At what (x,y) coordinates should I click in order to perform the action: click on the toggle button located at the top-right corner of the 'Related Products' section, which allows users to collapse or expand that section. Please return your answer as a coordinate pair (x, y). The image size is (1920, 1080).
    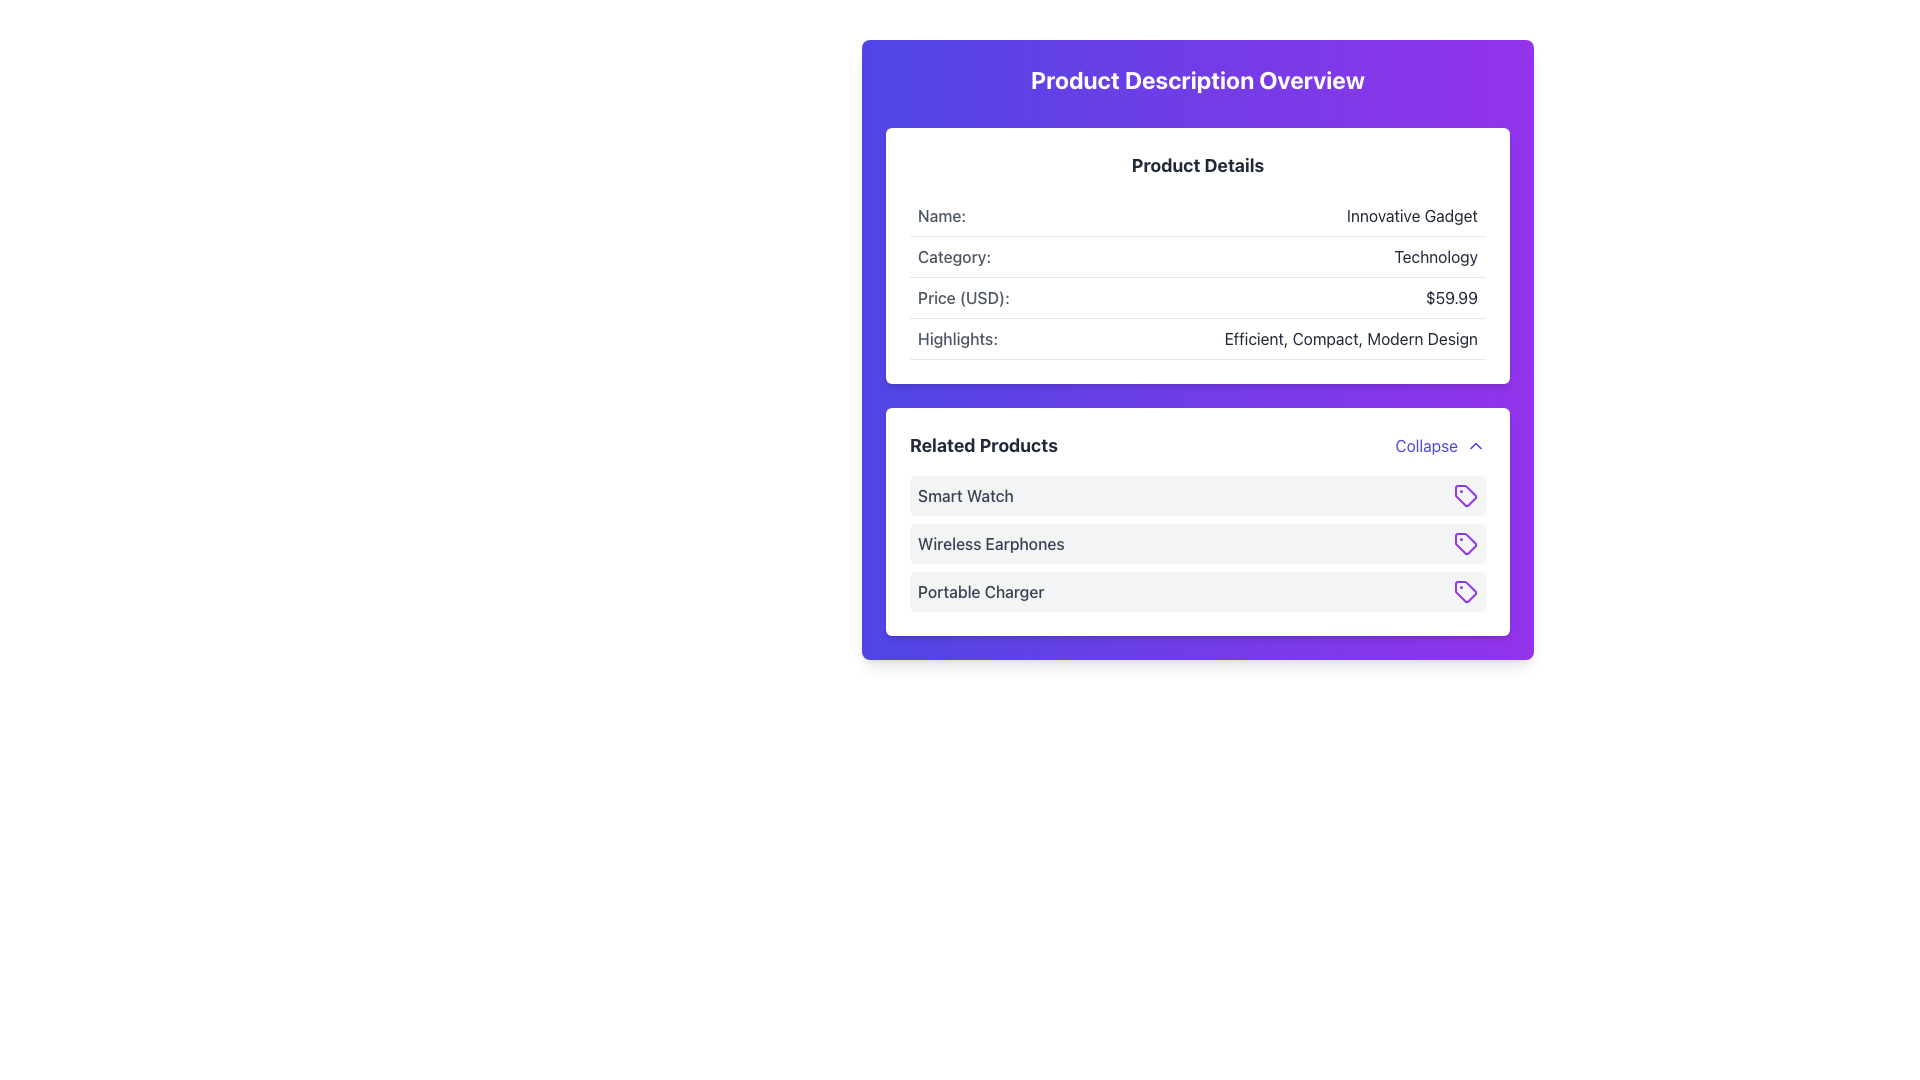
    Looking at the image, I should click on (1440, 445).